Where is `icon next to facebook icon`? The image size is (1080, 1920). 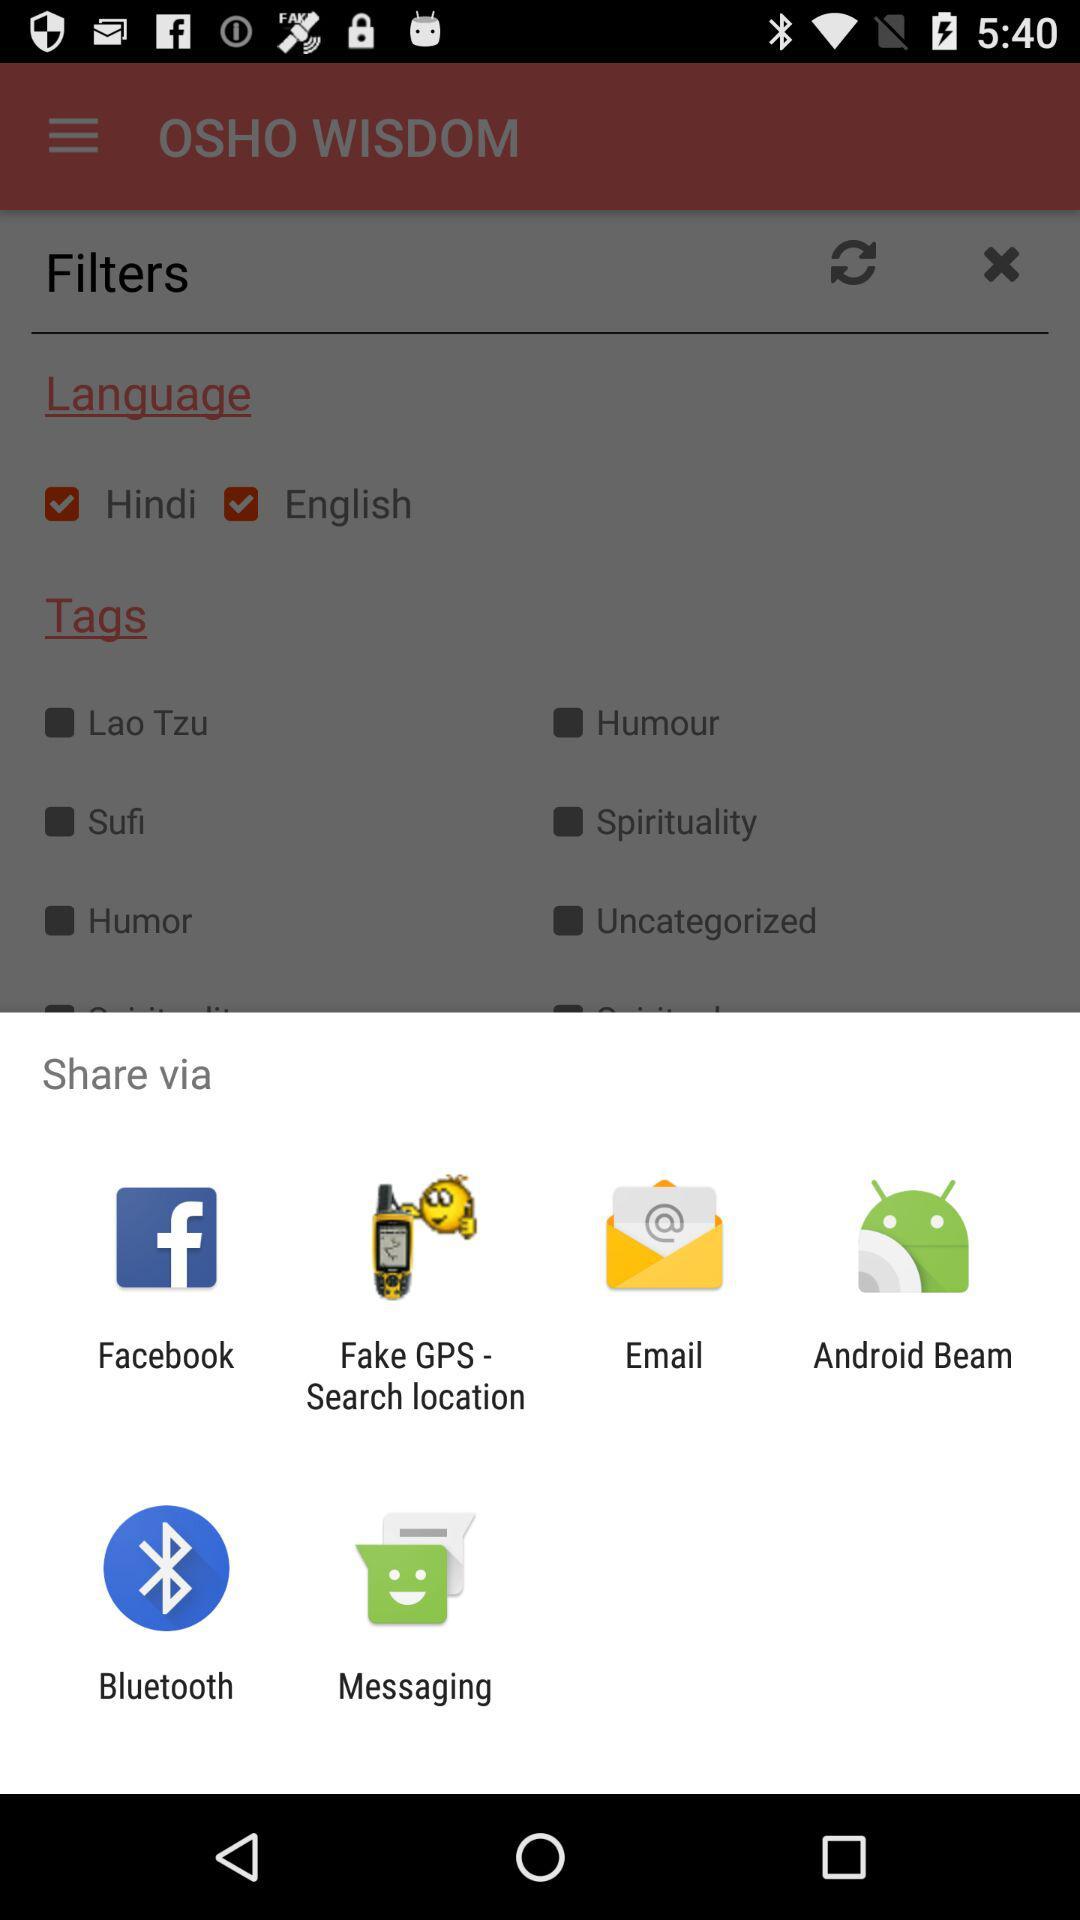 icon next to facebook icon is located at coordinates (414, 1374).